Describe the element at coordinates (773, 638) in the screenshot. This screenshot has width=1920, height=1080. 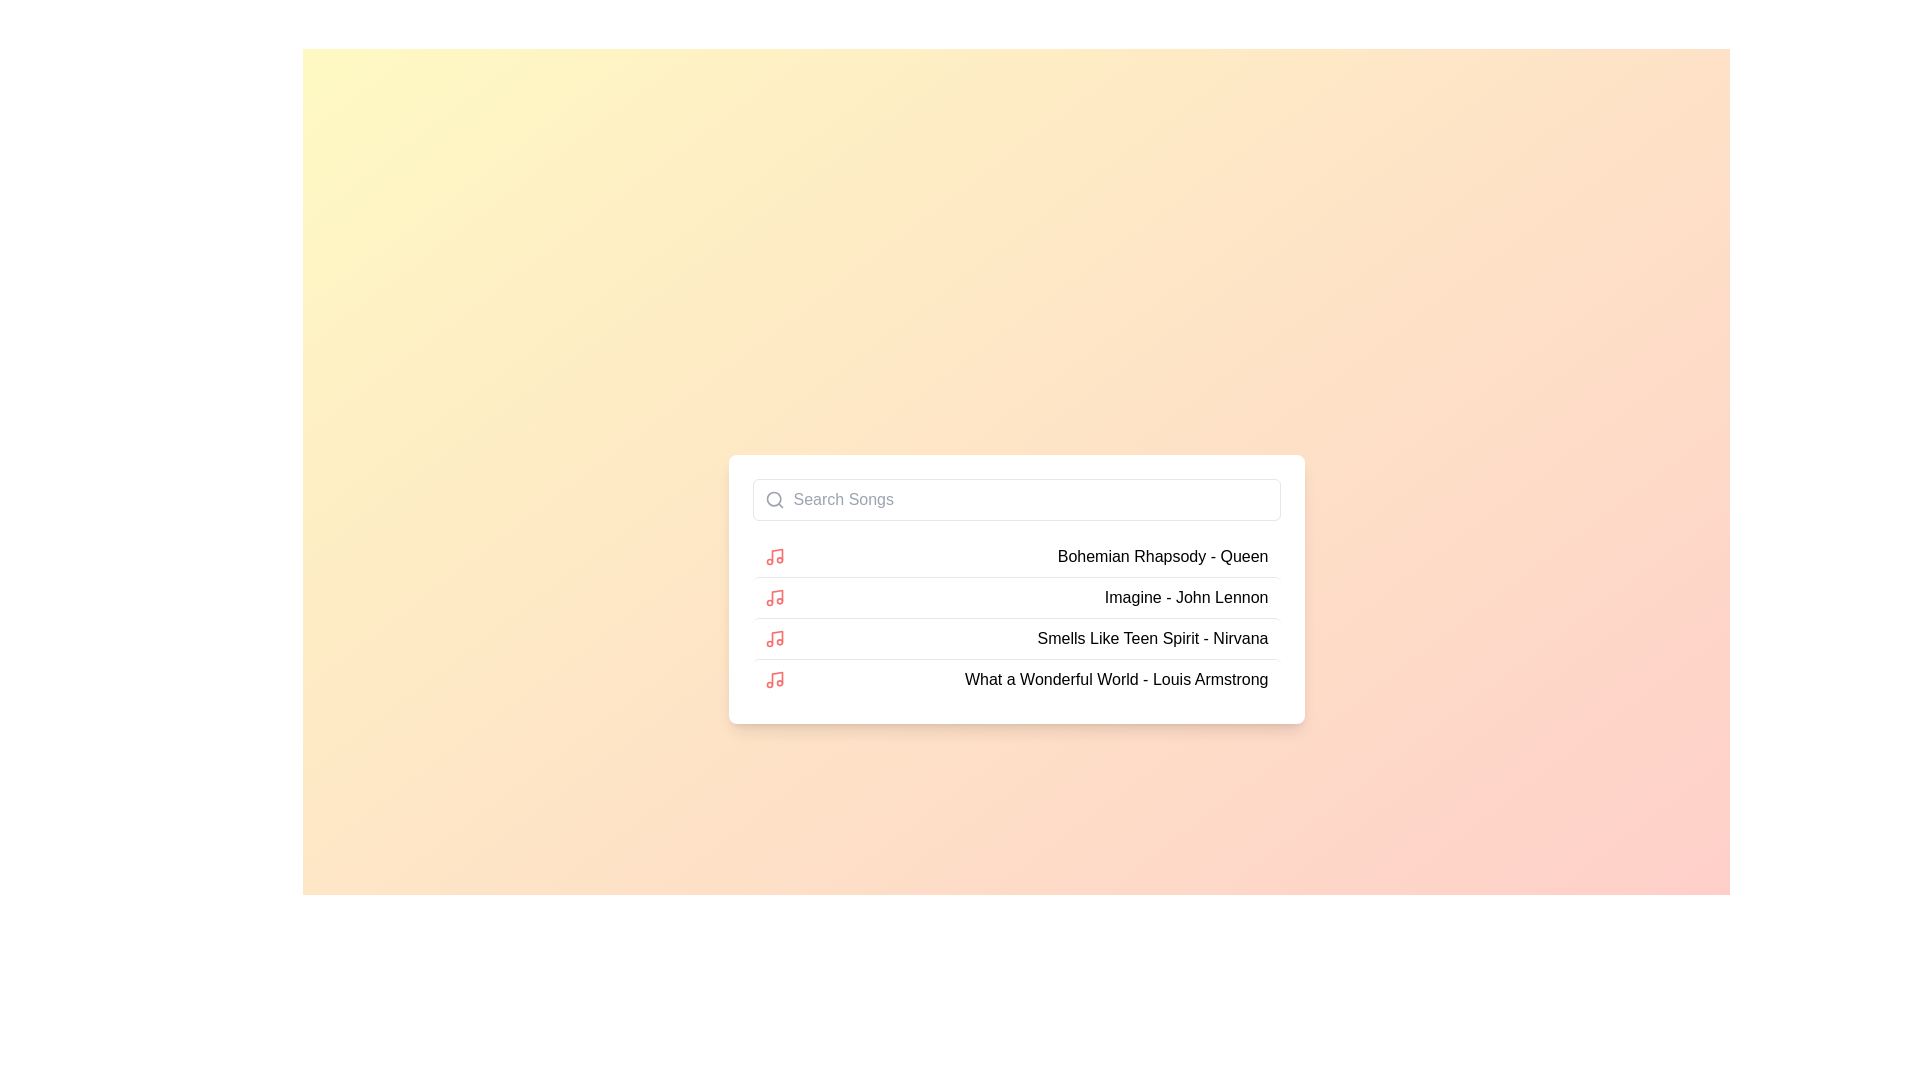
I see `the red musical note SVG icon located to the left of the song title 'Smells Like Teen Spirit - Nirvana' in the third item row of the song list` at that location.